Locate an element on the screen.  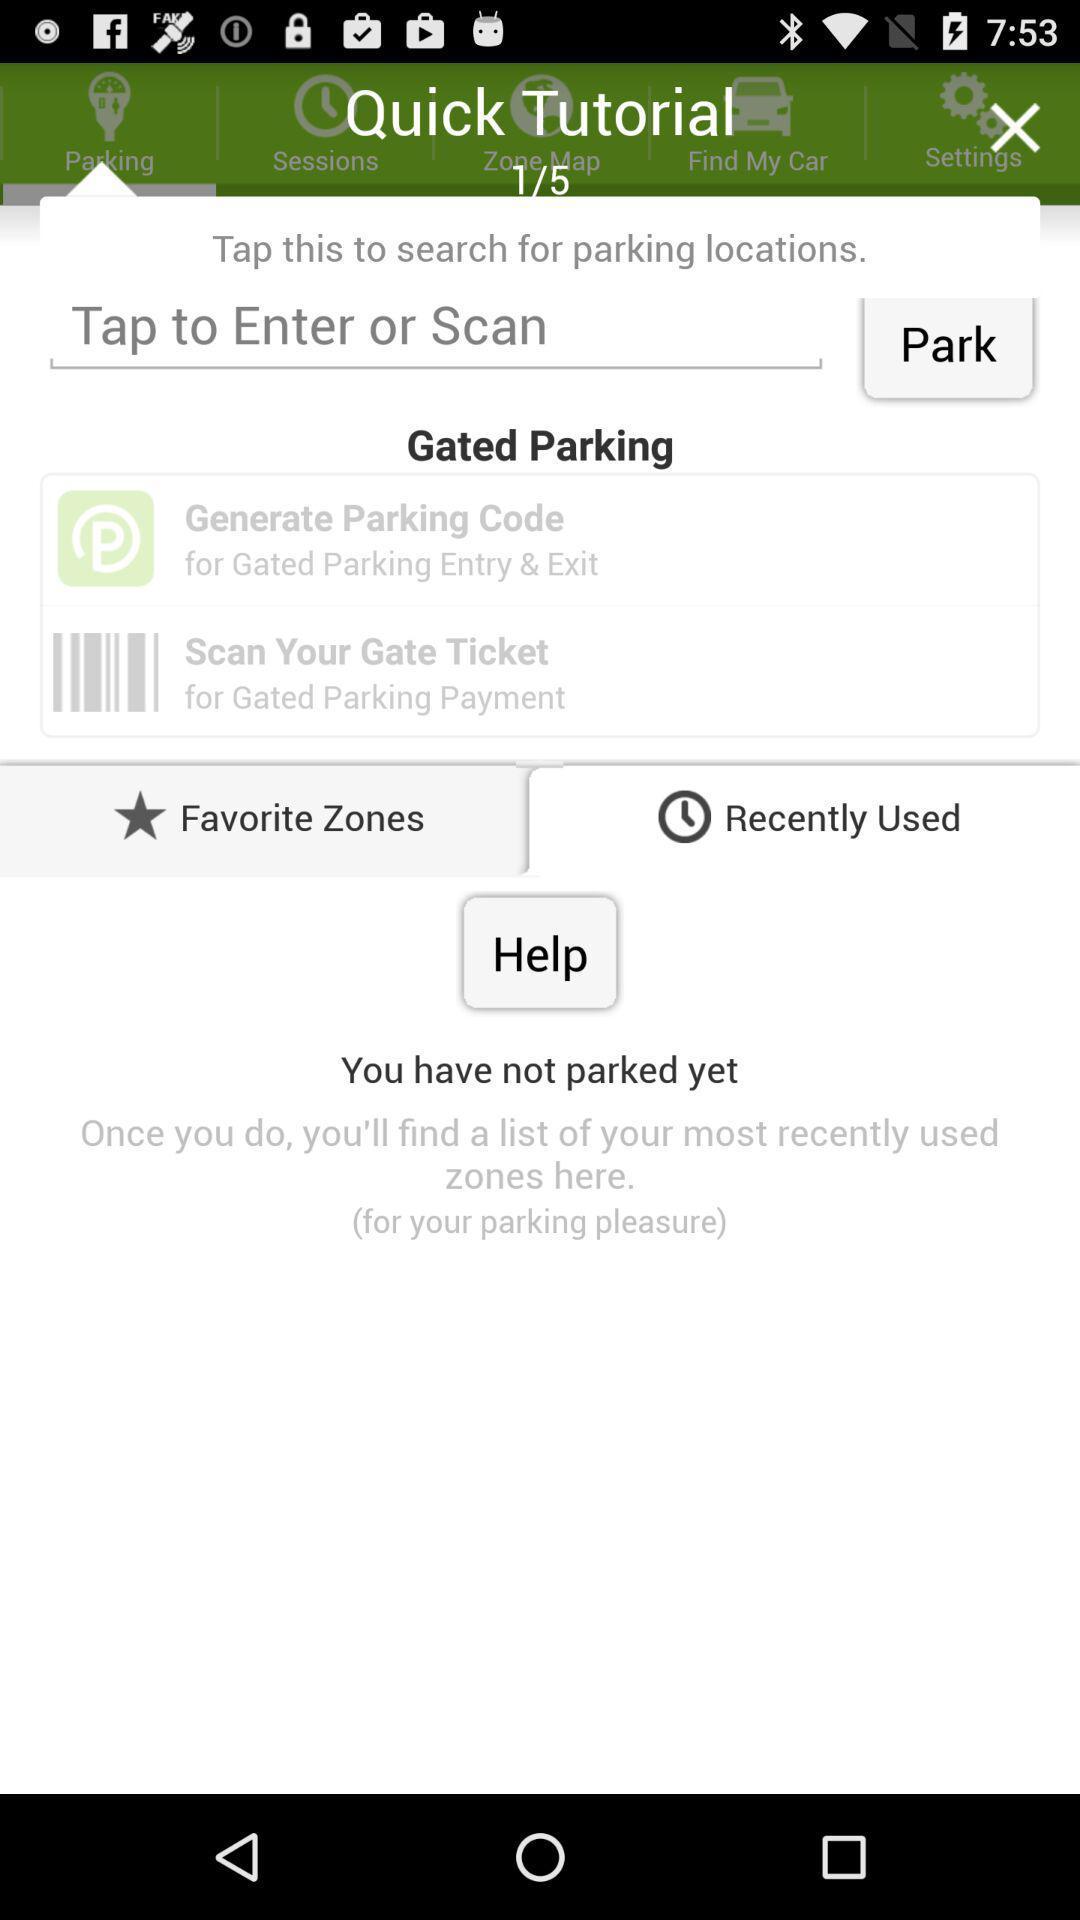
the close icon is located at coordinates (1014, 136).